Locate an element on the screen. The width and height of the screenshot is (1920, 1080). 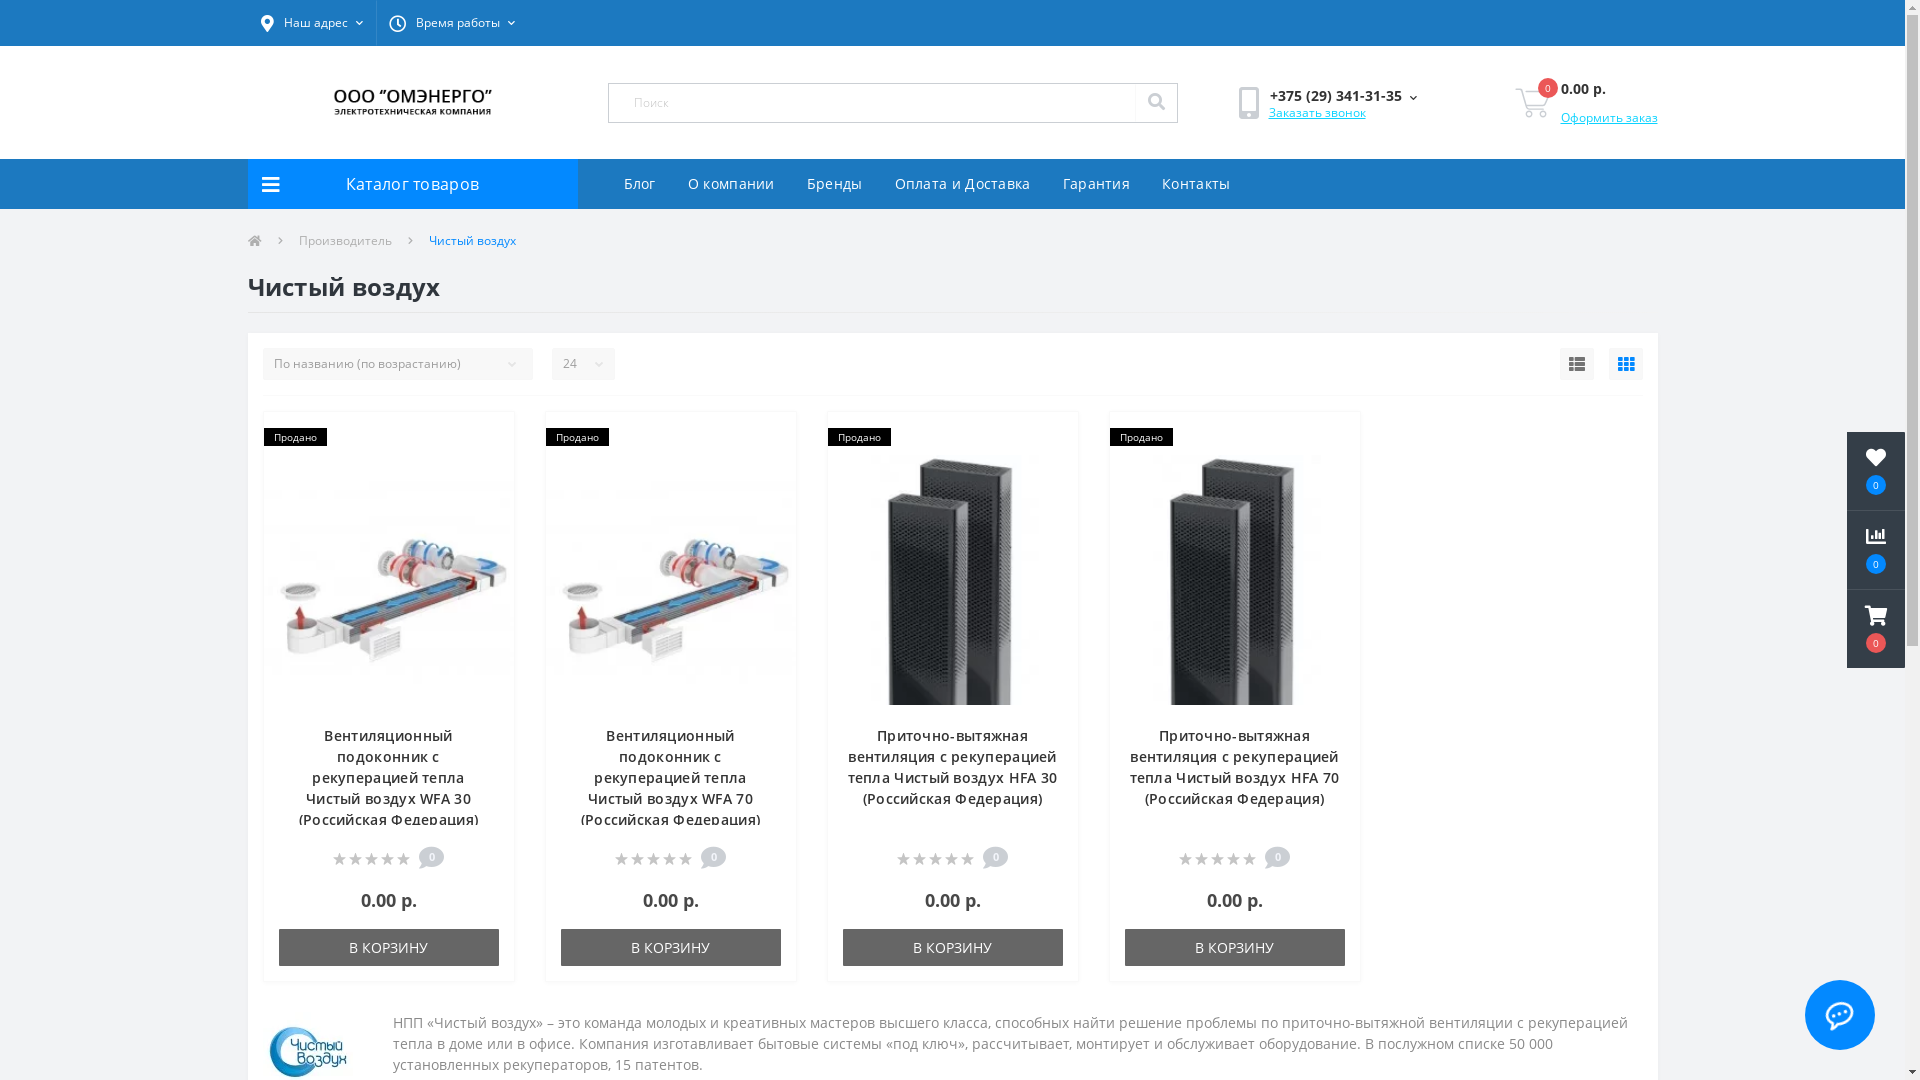
'+375 (29) 341-31-35' is located at coordinates (1266, 95).